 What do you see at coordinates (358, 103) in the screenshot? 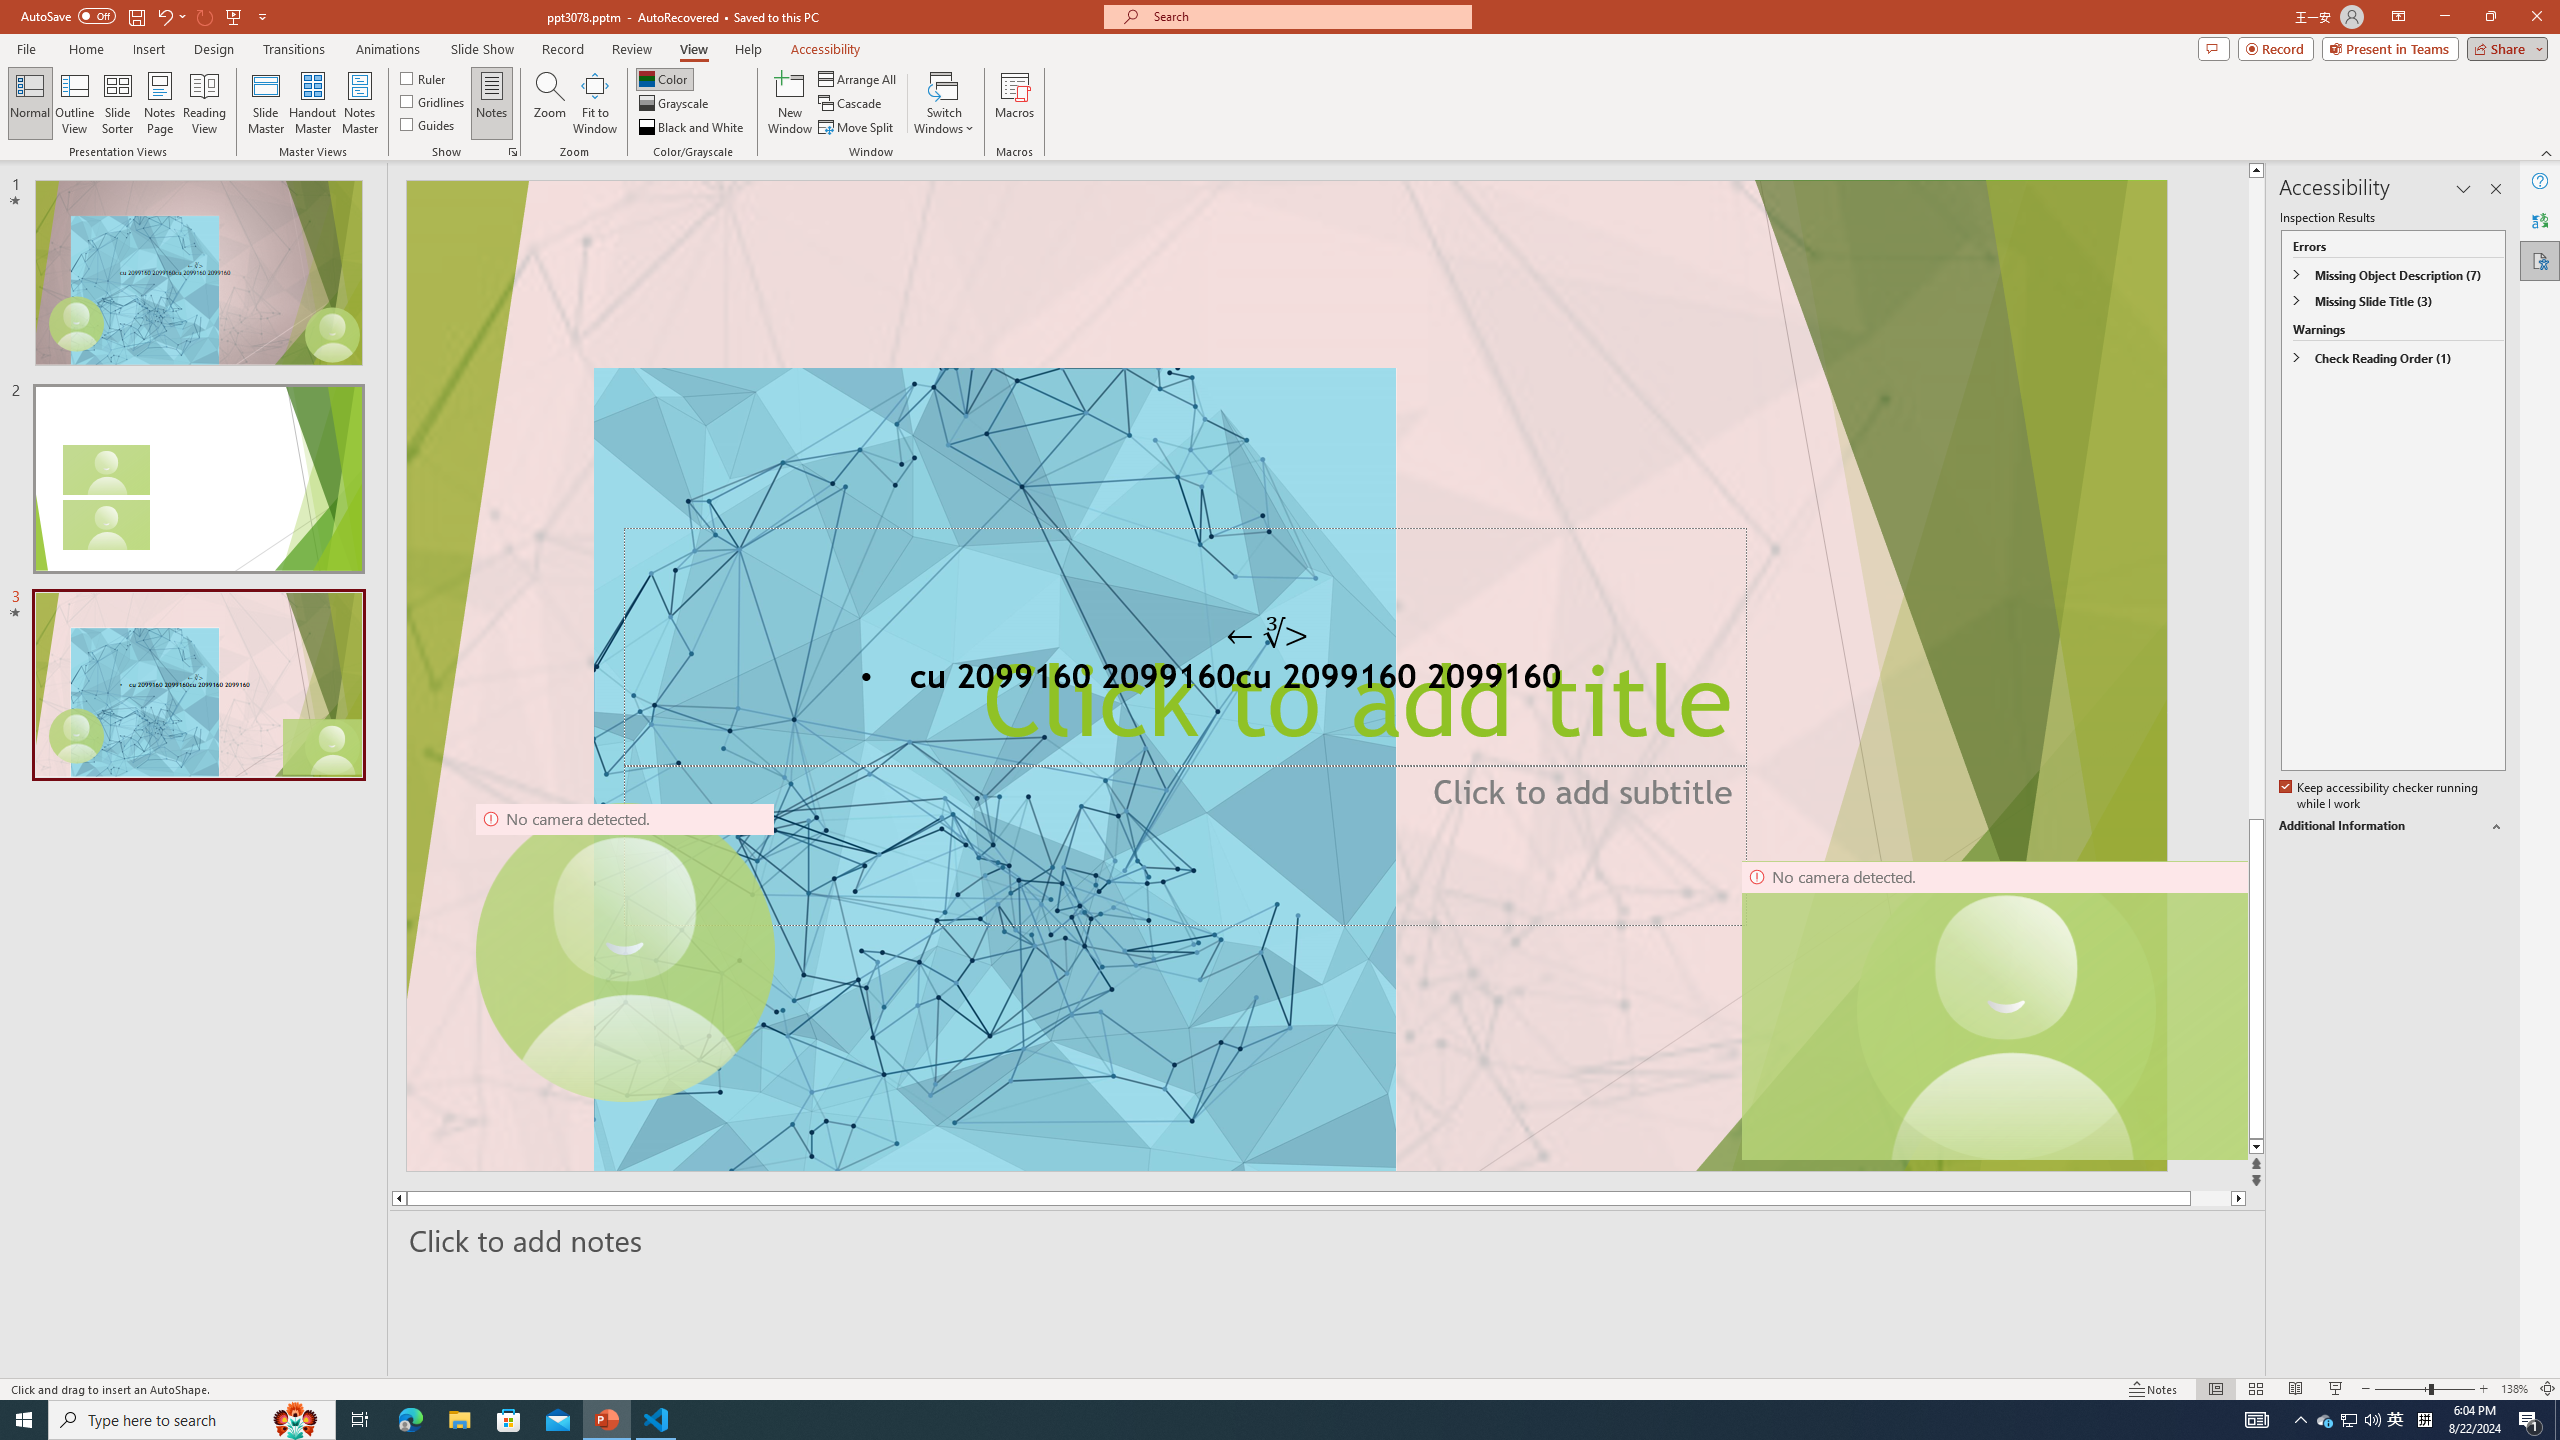
I see `'Notes Master'` at bounding box center [358, 103].